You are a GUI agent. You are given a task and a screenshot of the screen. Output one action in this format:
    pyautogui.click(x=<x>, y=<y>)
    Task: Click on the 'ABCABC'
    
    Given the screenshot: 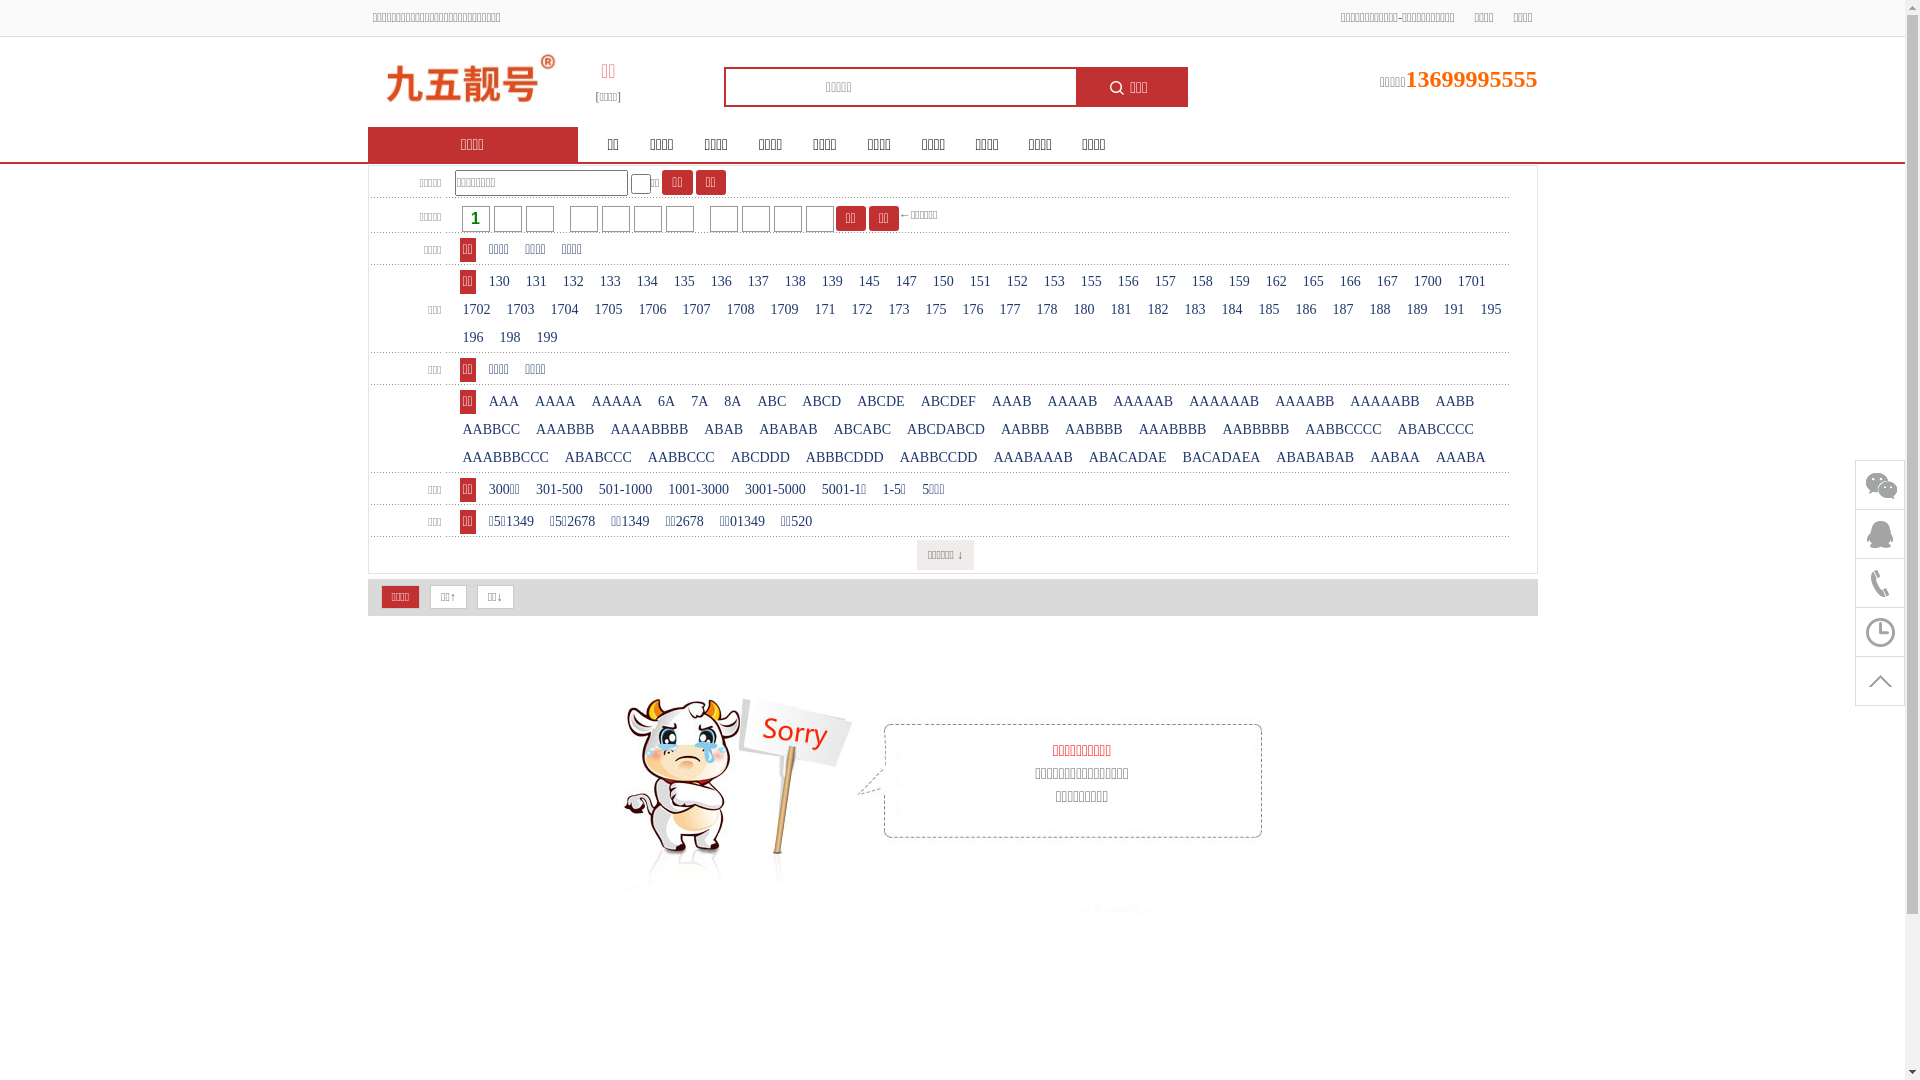 What is the action you would take?
    pyautogui.click(x=862, y=428)
    